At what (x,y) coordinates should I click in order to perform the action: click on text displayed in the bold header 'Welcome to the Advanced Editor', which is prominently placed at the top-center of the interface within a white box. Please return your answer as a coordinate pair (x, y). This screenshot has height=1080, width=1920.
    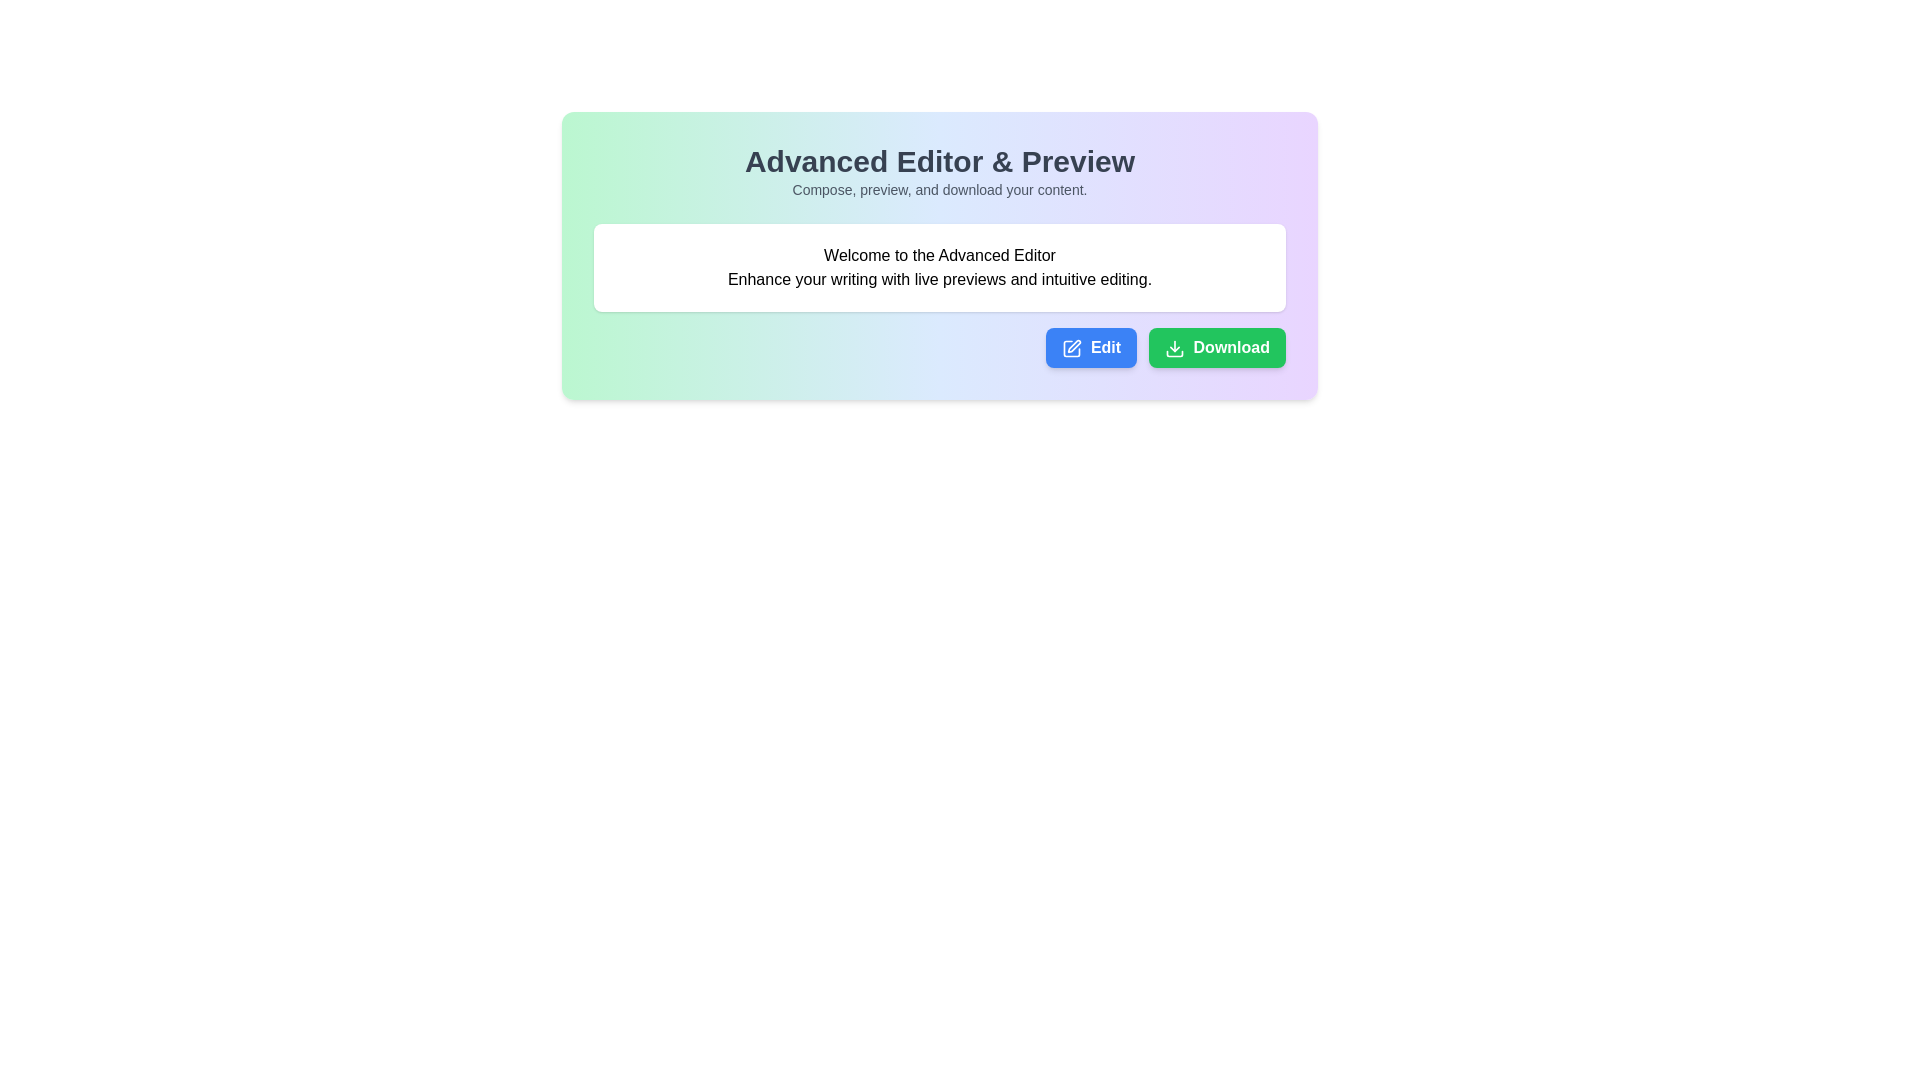
    Looking at the image, I should click on (939, 254).